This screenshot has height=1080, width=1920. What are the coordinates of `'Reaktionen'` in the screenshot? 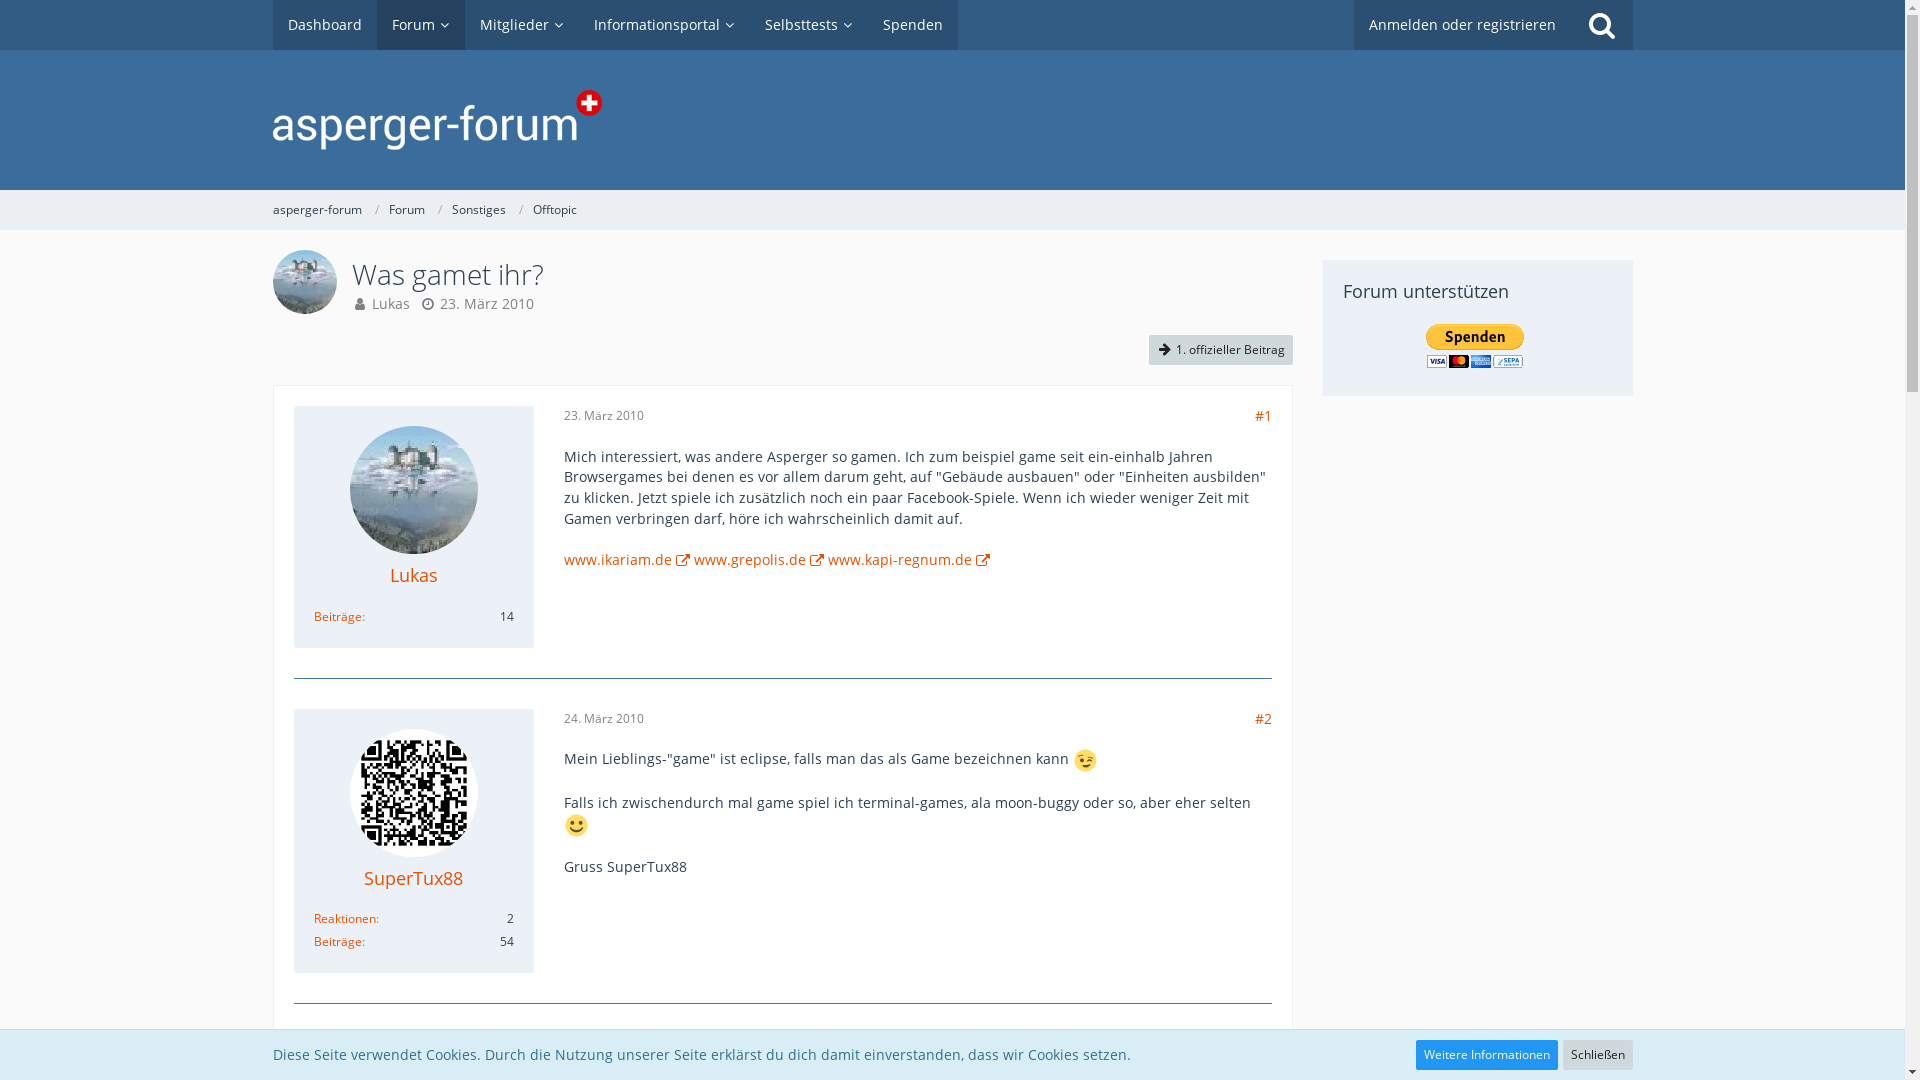 It's located at (345, 918).